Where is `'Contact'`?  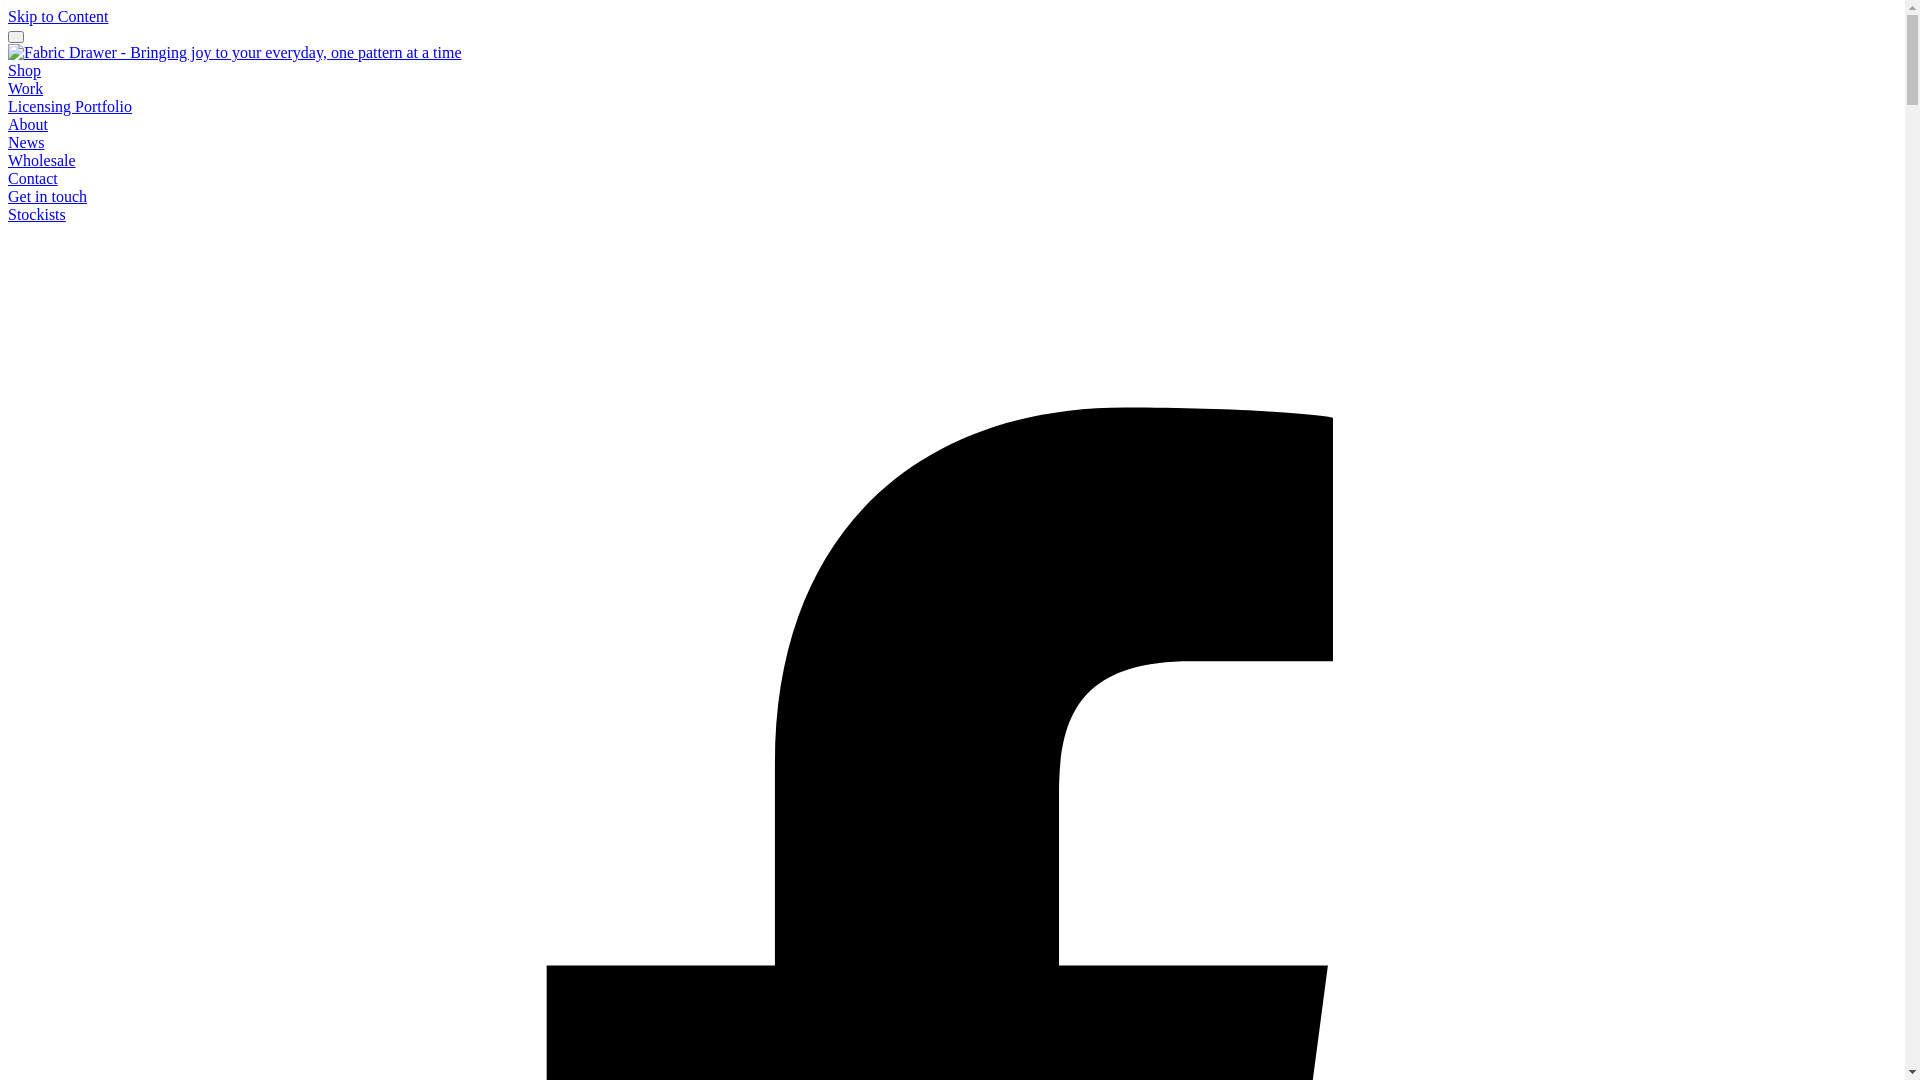
'Contact' is located at coordinates (33, 177).